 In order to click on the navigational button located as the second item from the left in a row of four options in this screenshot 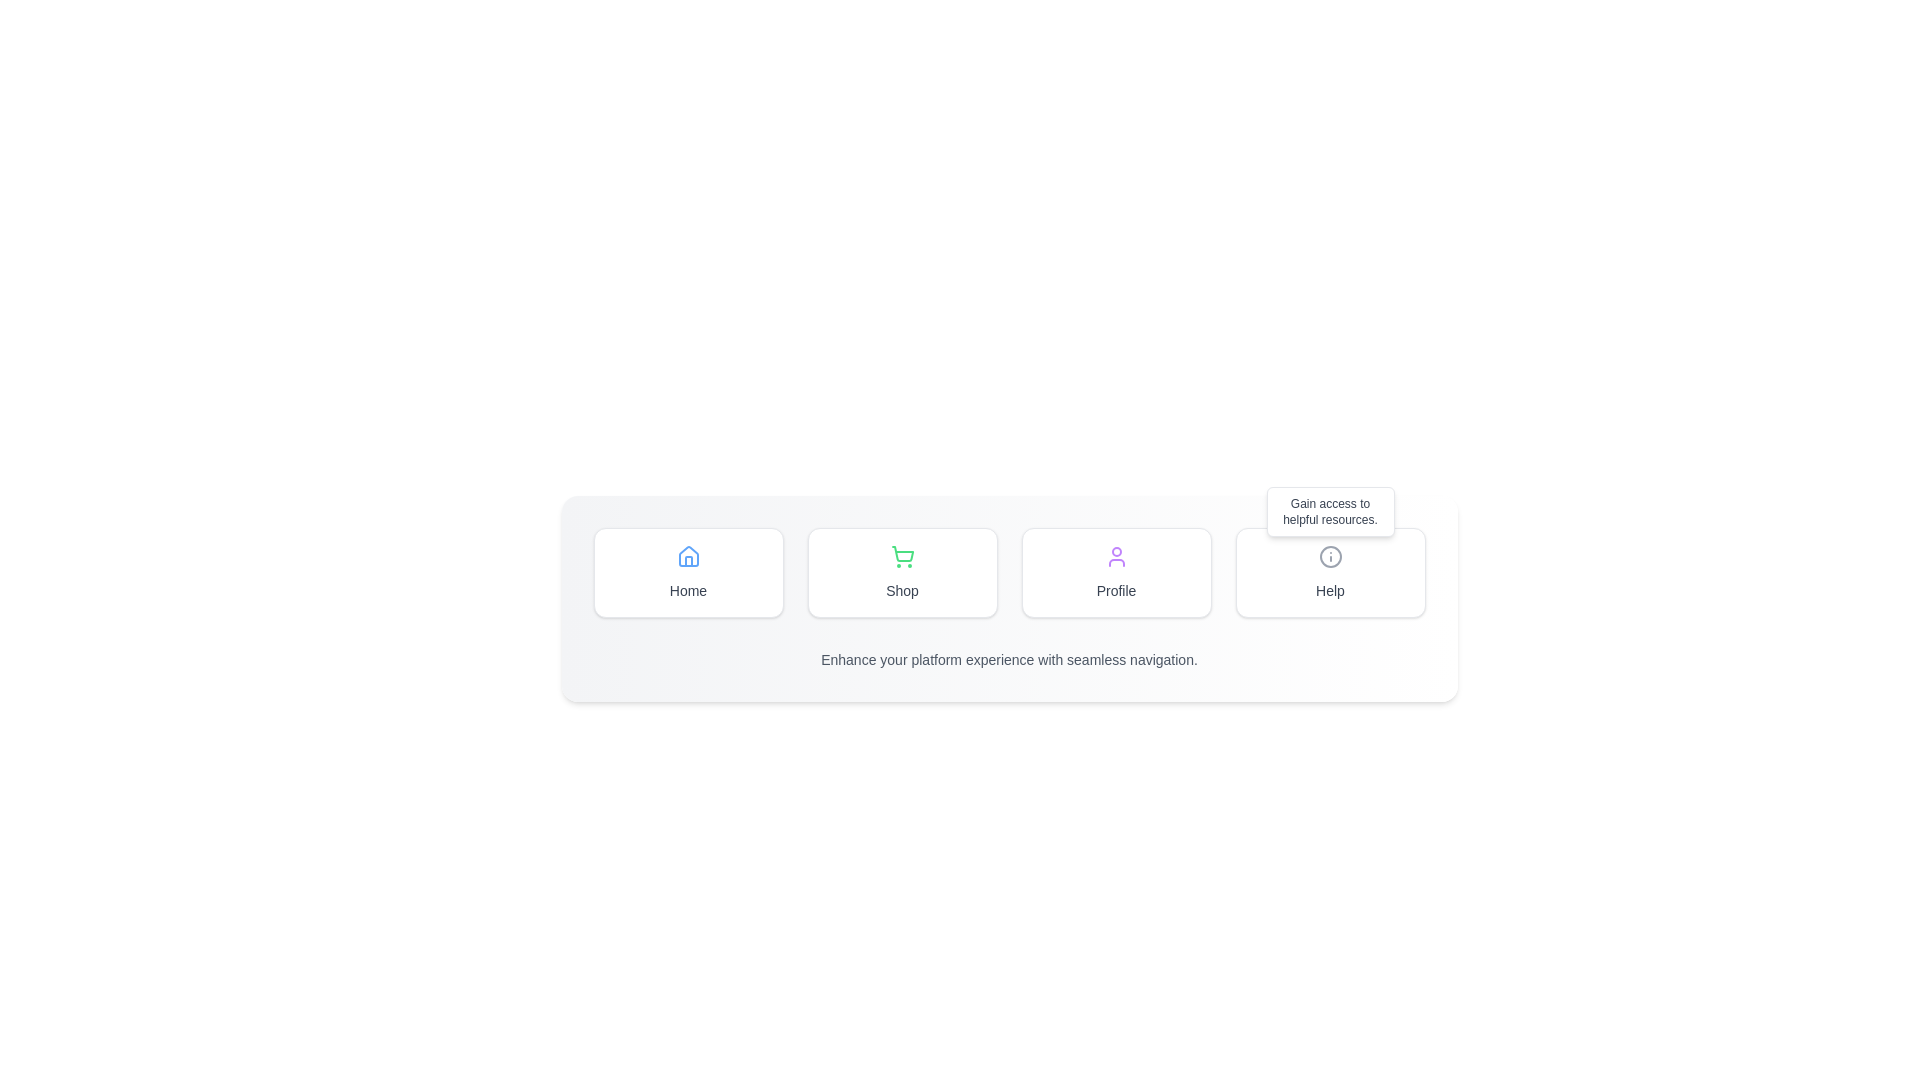, I will do `click(901, 573)`.